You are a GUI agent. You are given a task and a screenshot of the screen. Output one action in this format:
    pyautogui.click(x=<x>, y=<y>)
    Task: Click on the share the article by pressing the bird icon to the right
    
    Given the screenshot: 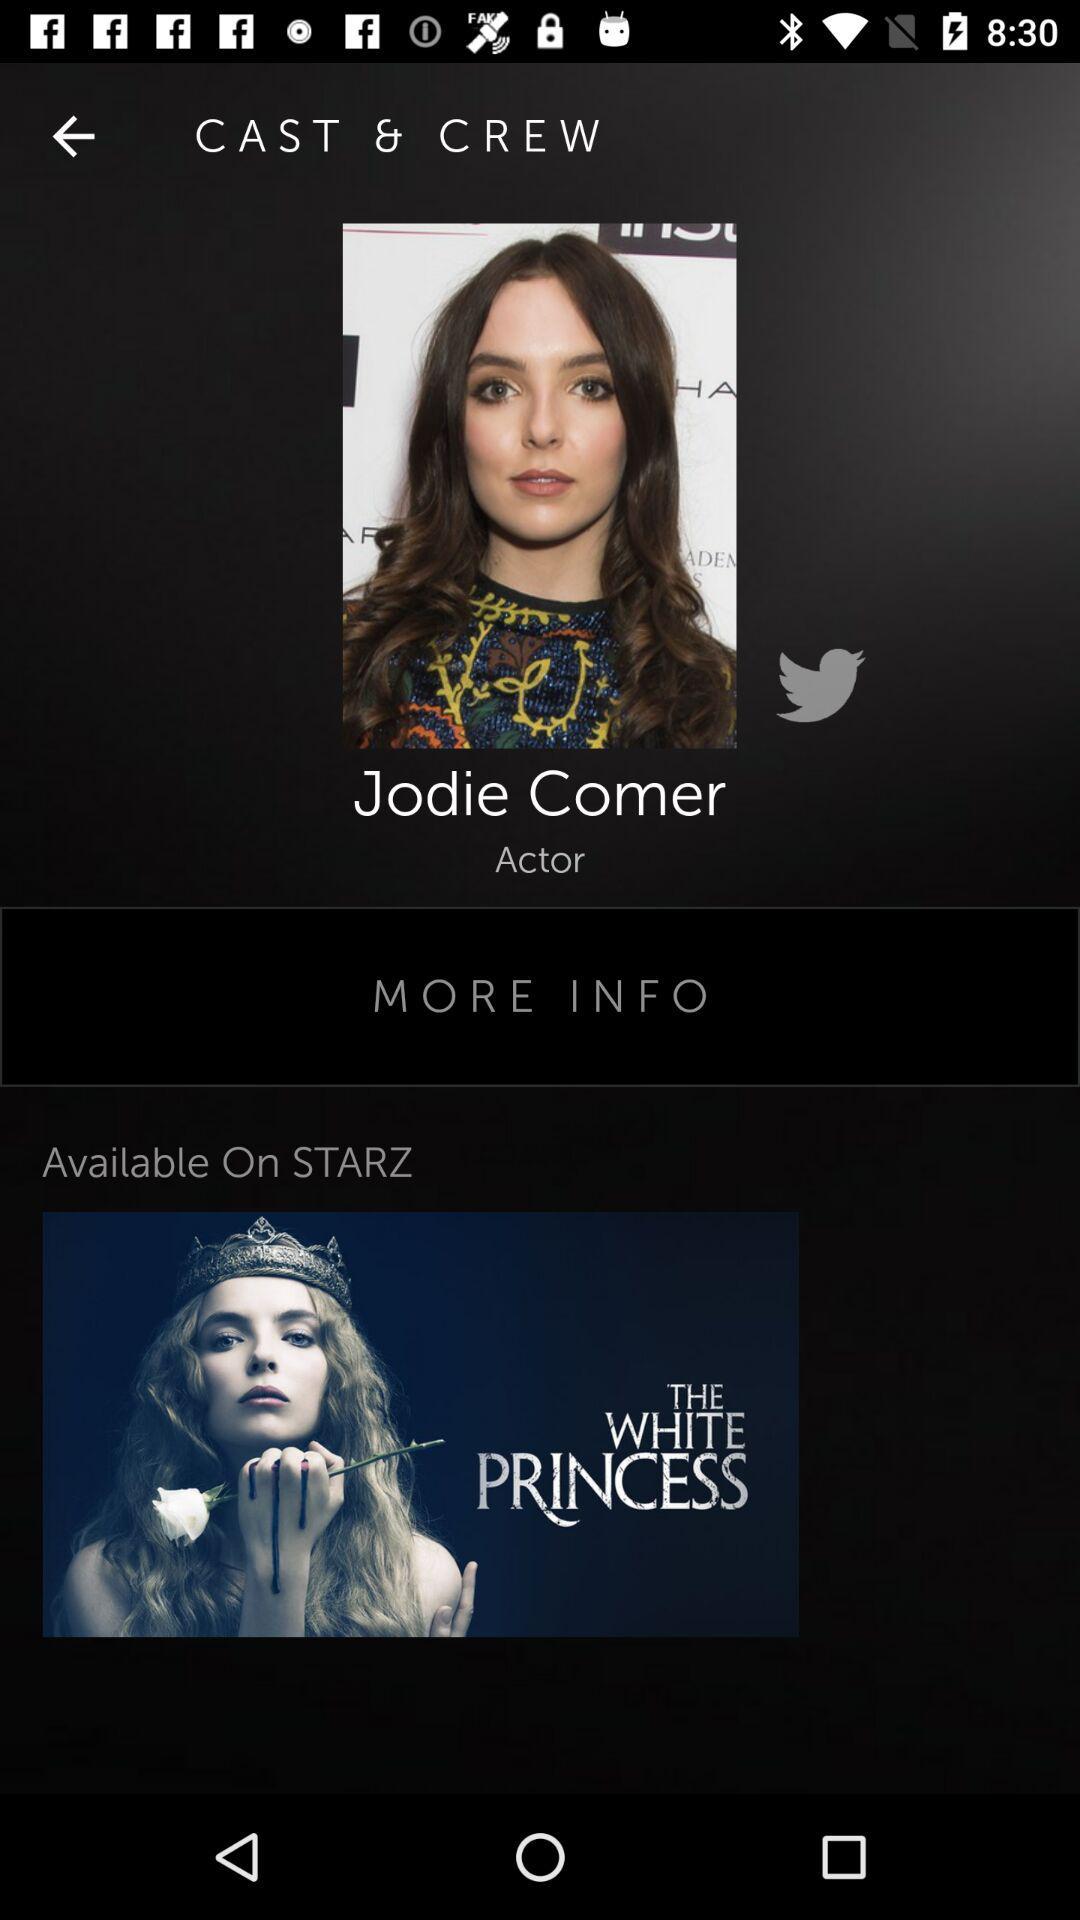 What is the action you would take?
    pyautogui.click(x=820, y=686)
    